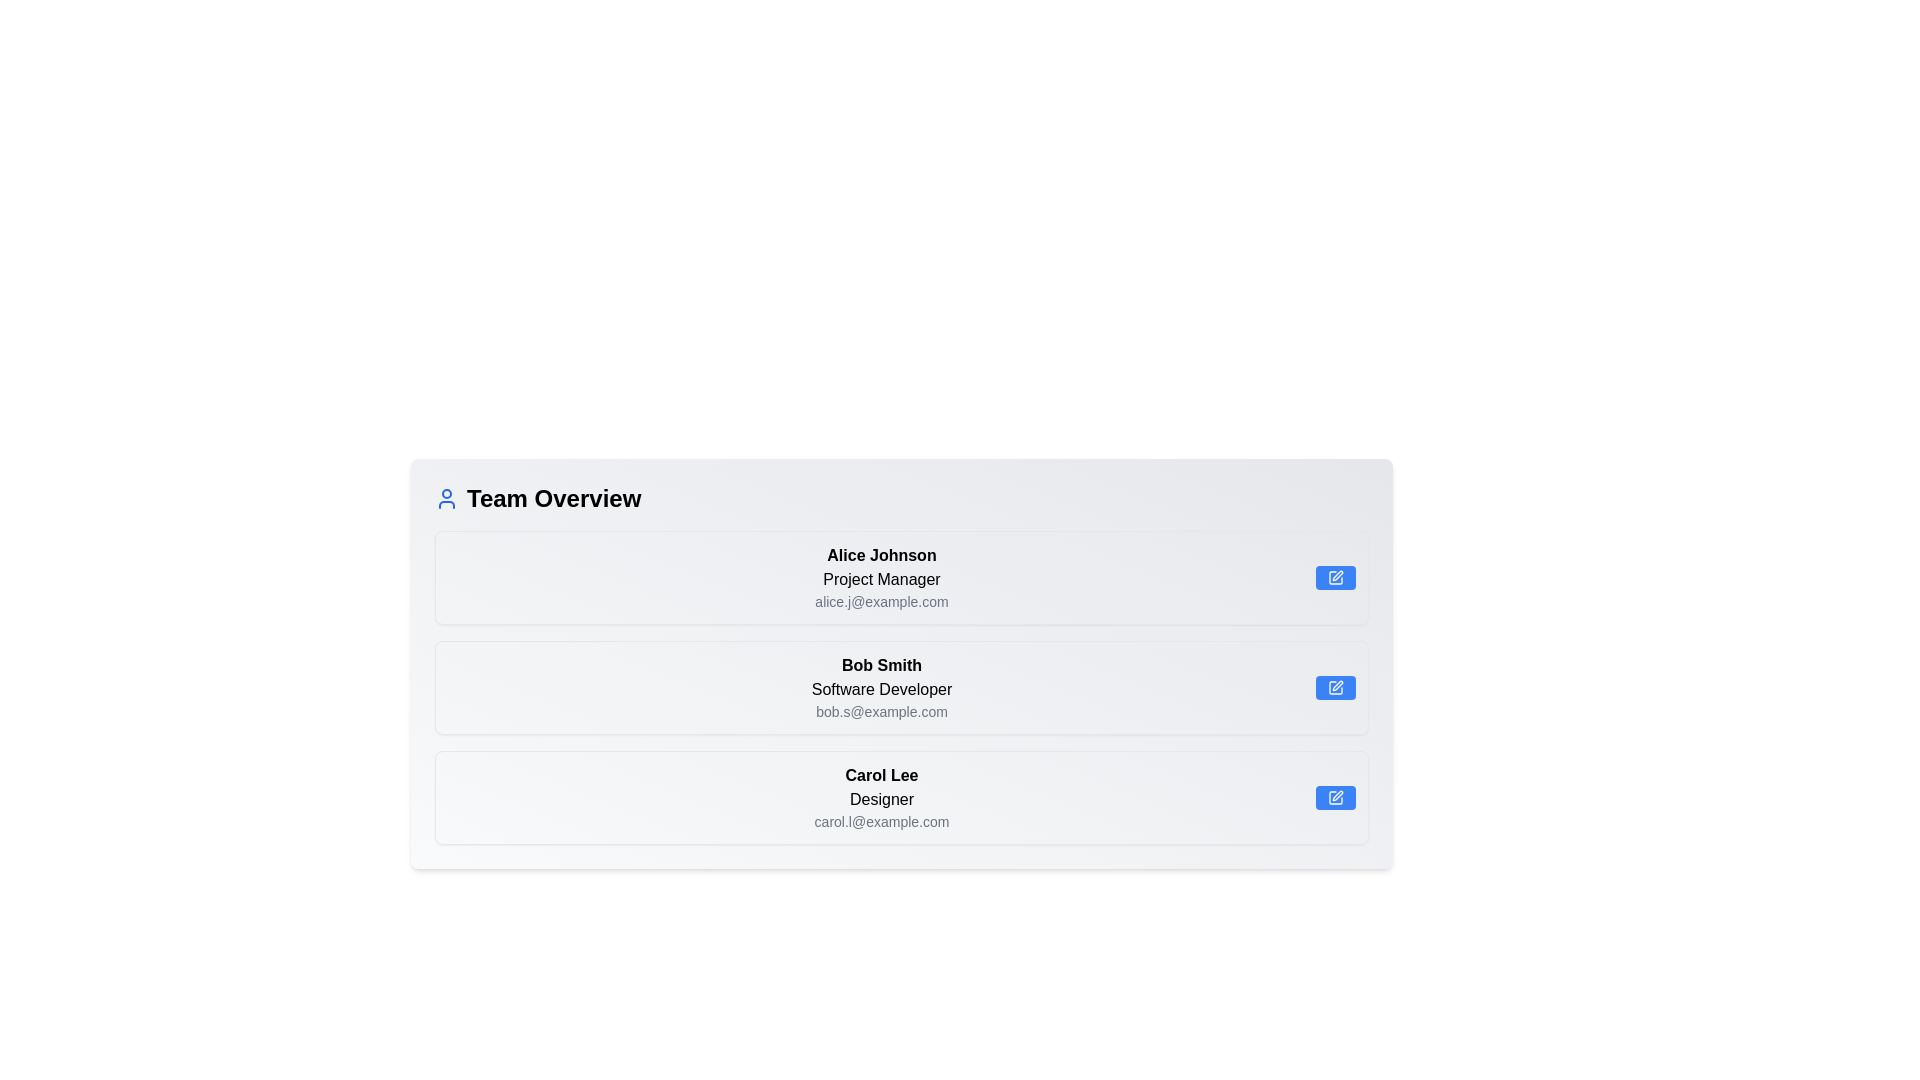  I want to click on name label element indicating 'Carol Lee' located under the 'Team Overview' section in the third entry row, so click(881, 774).